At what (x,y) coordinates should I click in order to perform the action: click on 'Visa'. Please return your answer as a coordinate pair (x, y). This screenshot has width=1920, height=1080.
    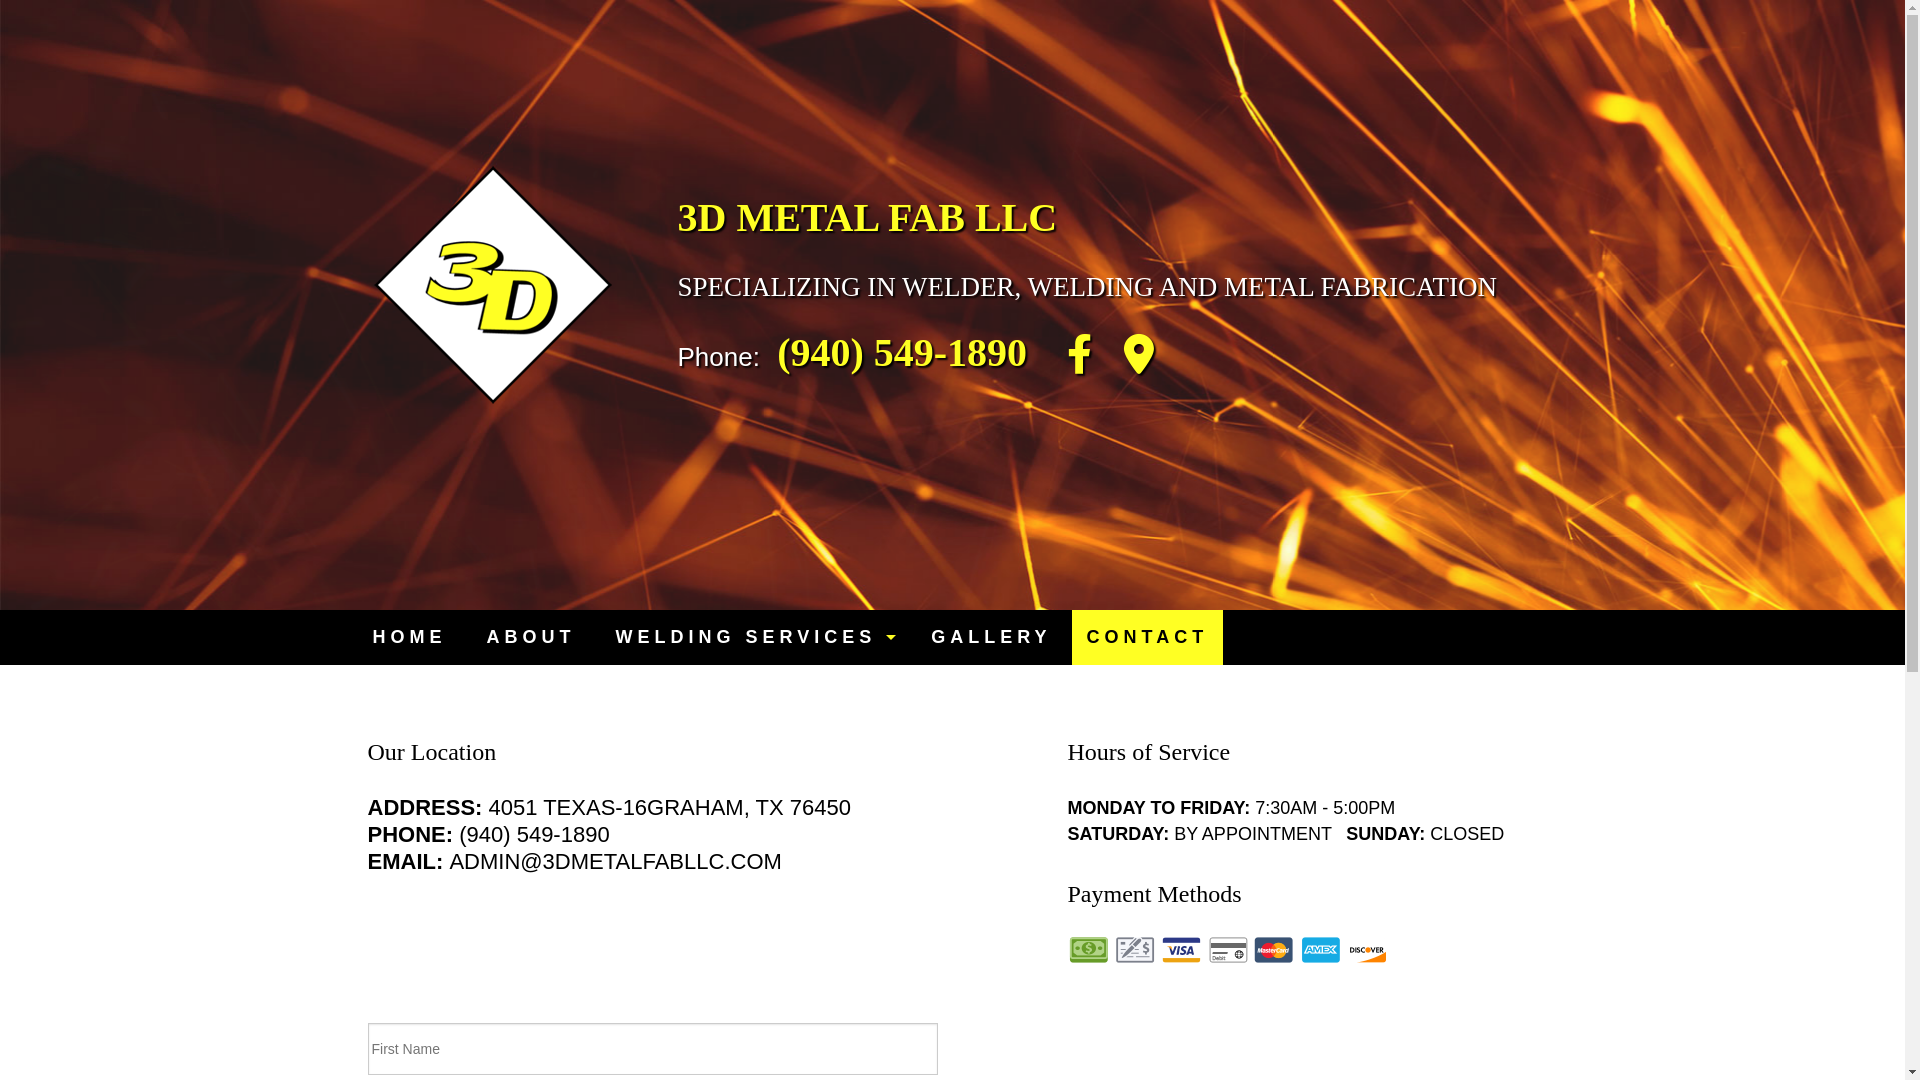
    Looking at the image, I should click on (1180, 948).